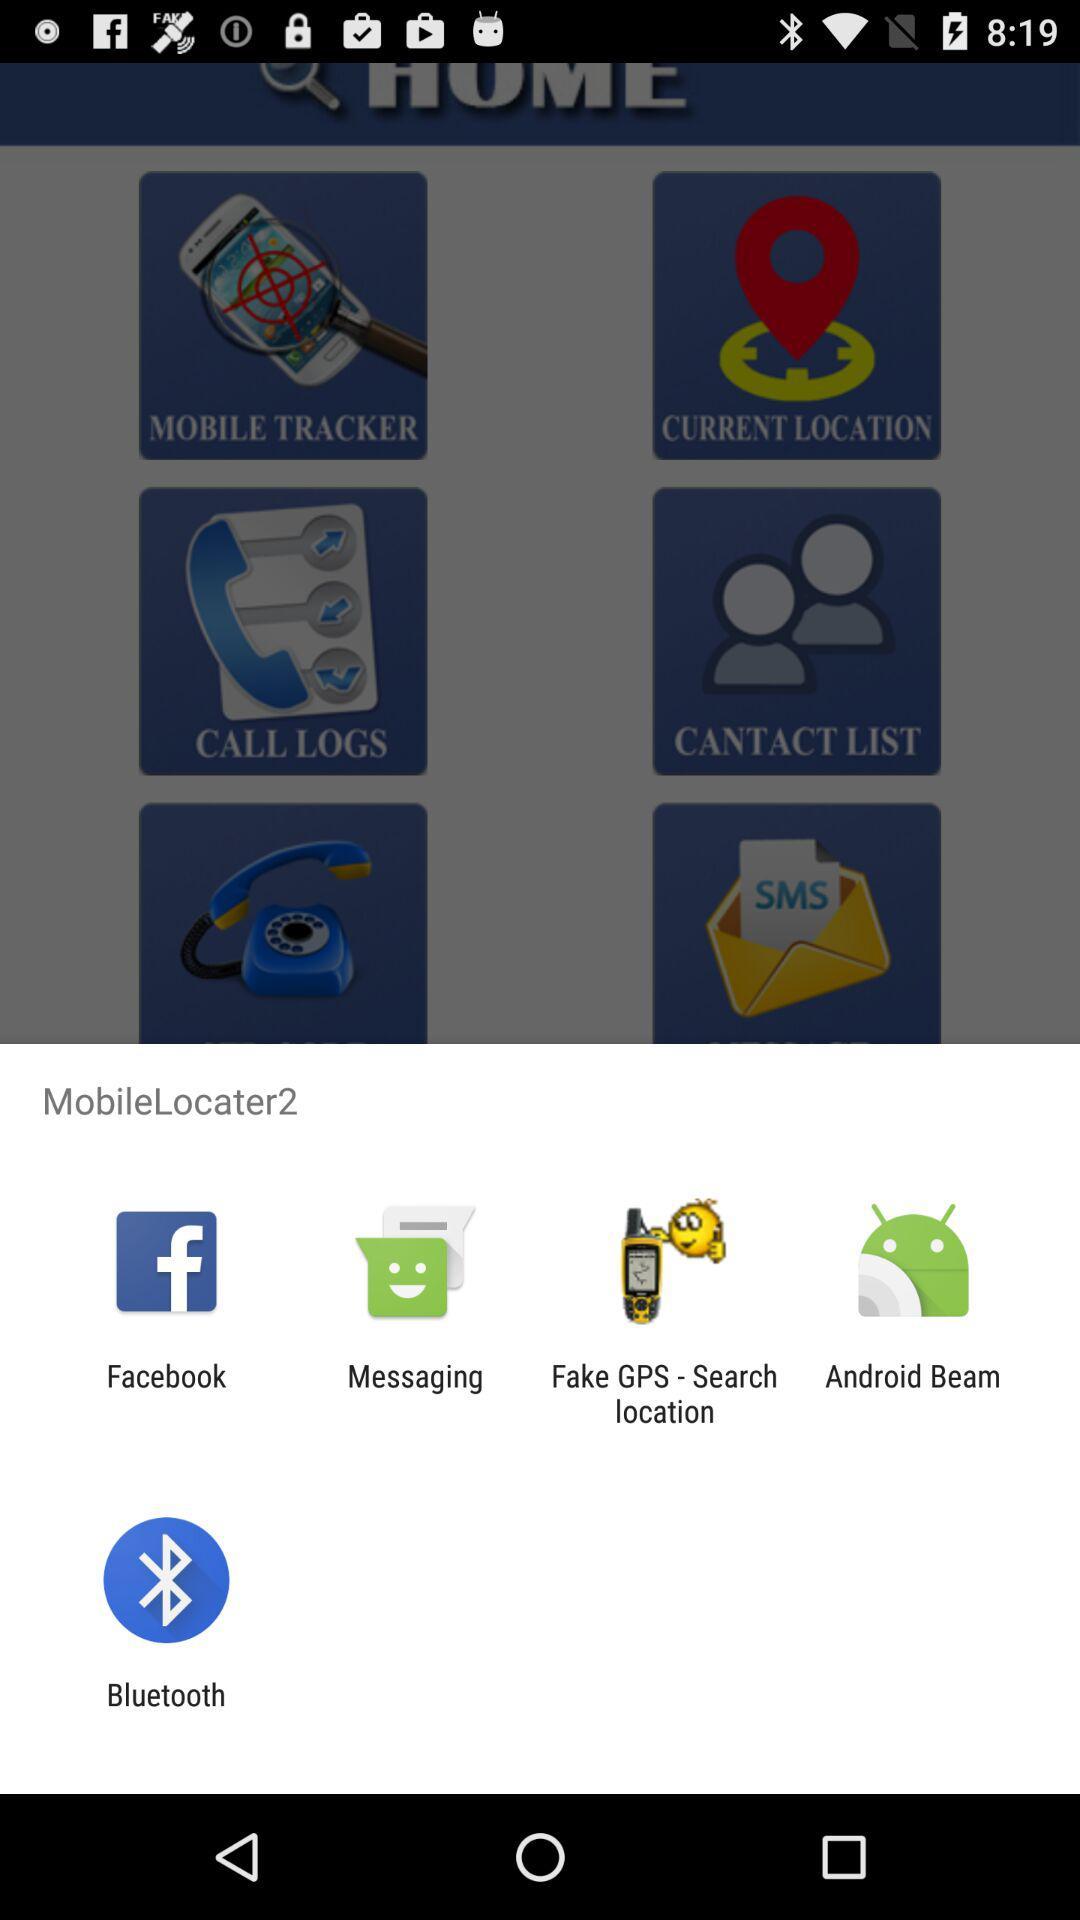 The width and height of the screenshot is (1080, 1920). Describe the element at coordinates (414, 1392) in the screenshot. I see `item to the right of the facebook icon` at that location.